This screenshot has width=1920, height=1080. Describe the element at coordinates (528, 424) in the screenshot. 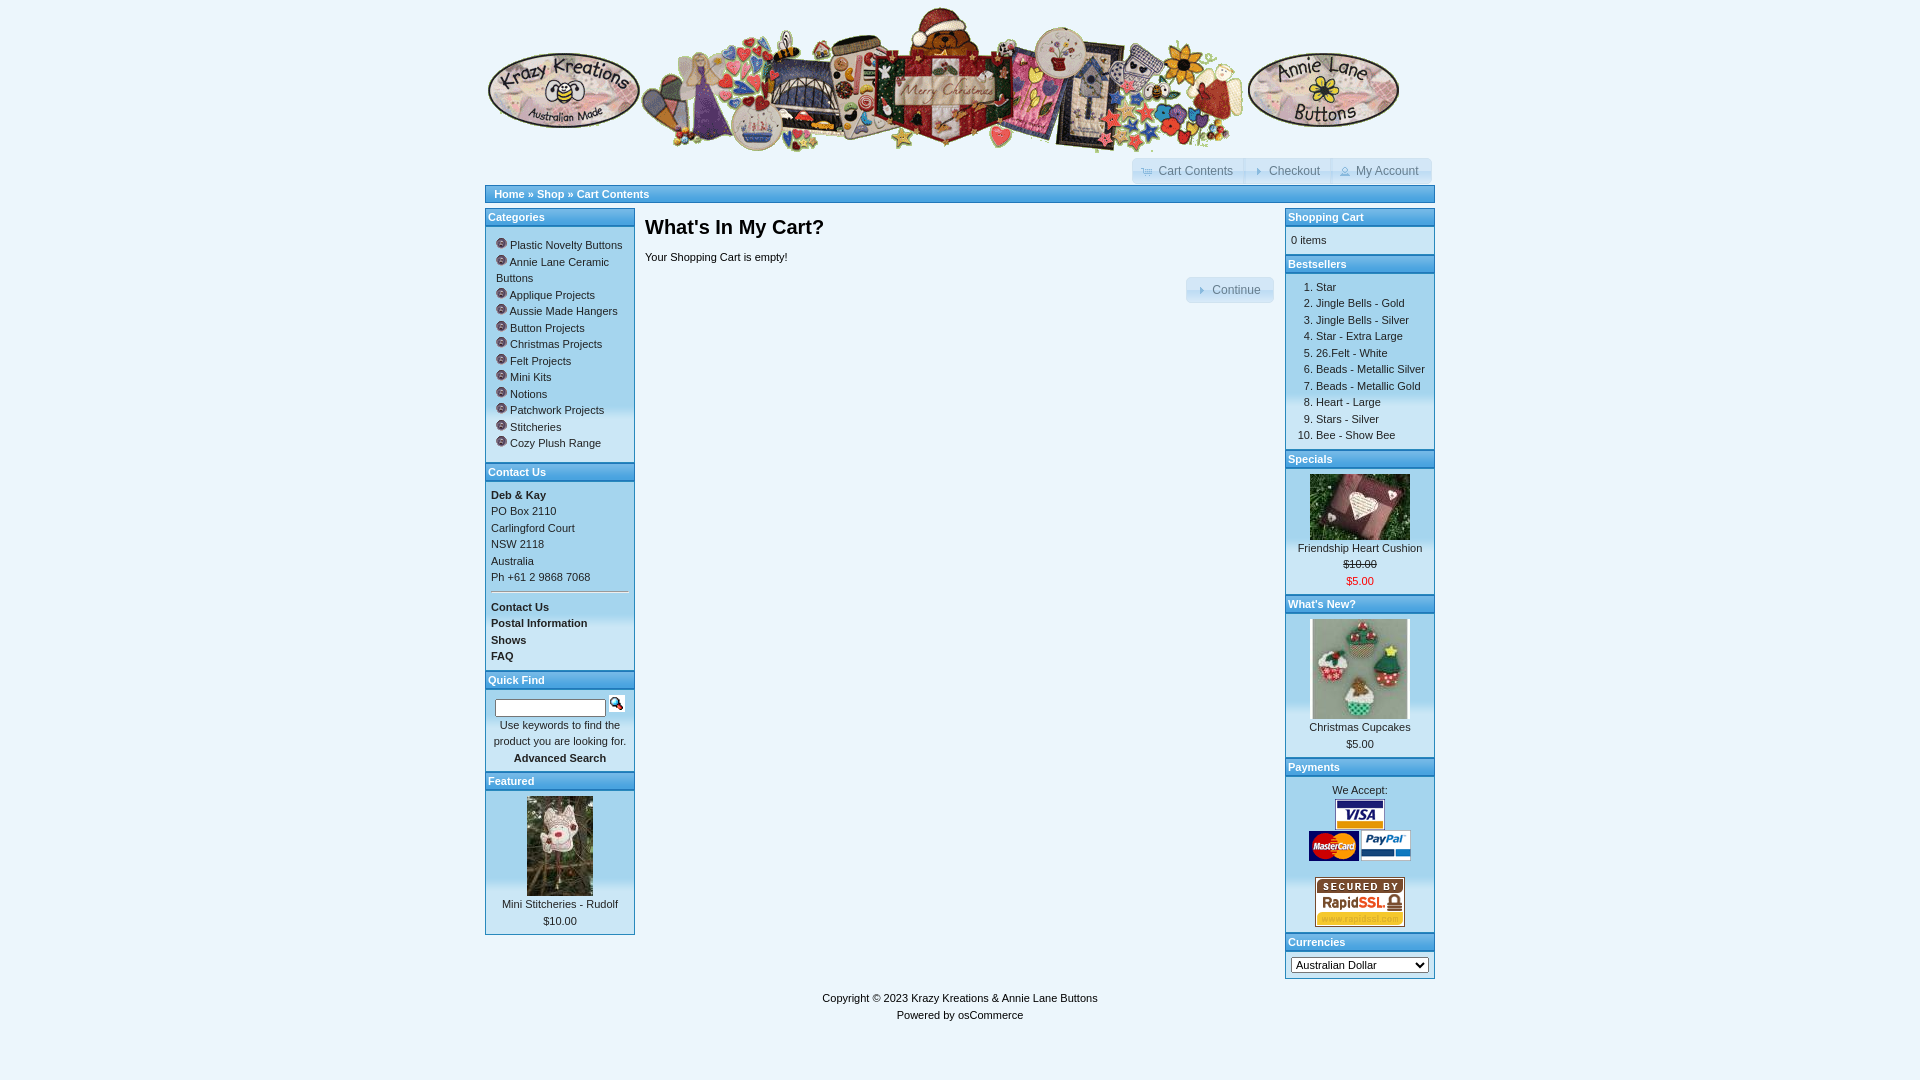

I see `' Stitcheries'` at that location.